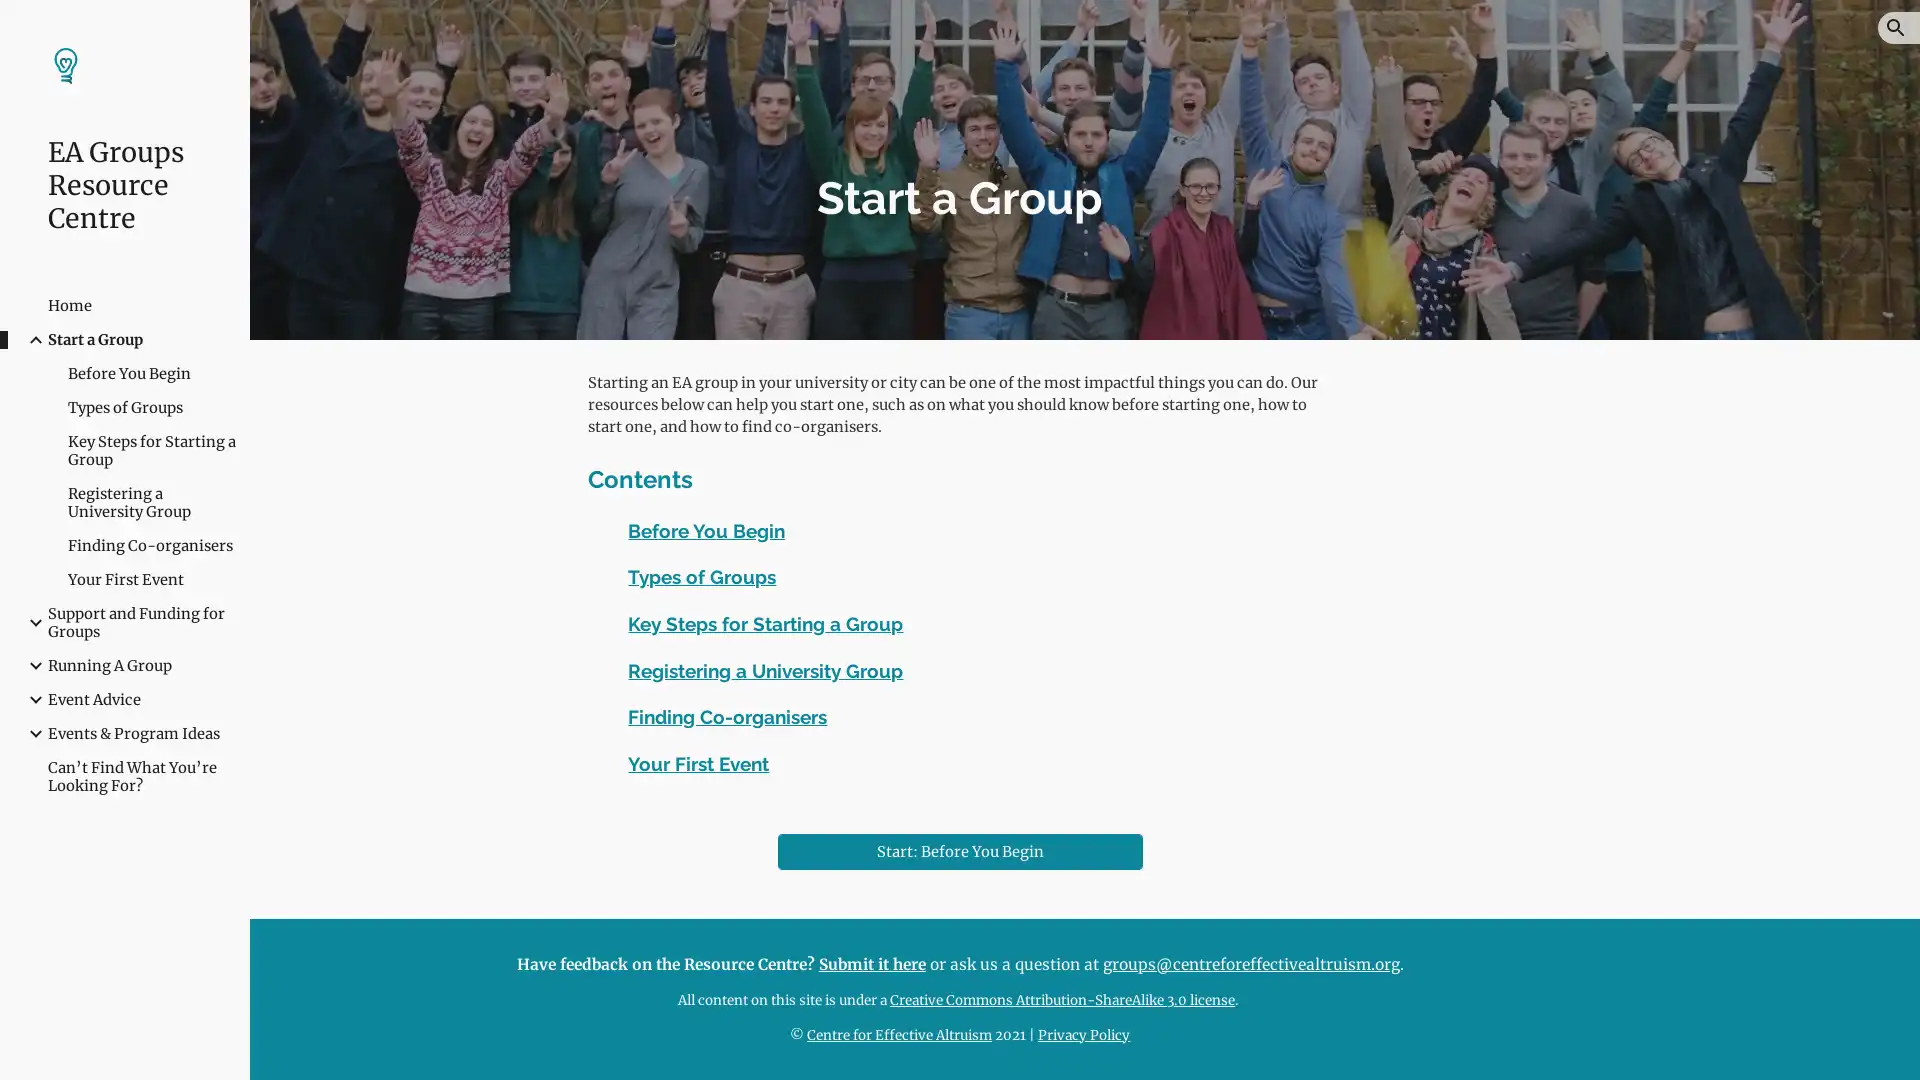  I want to click on Copy heading link, so click(931, 528).